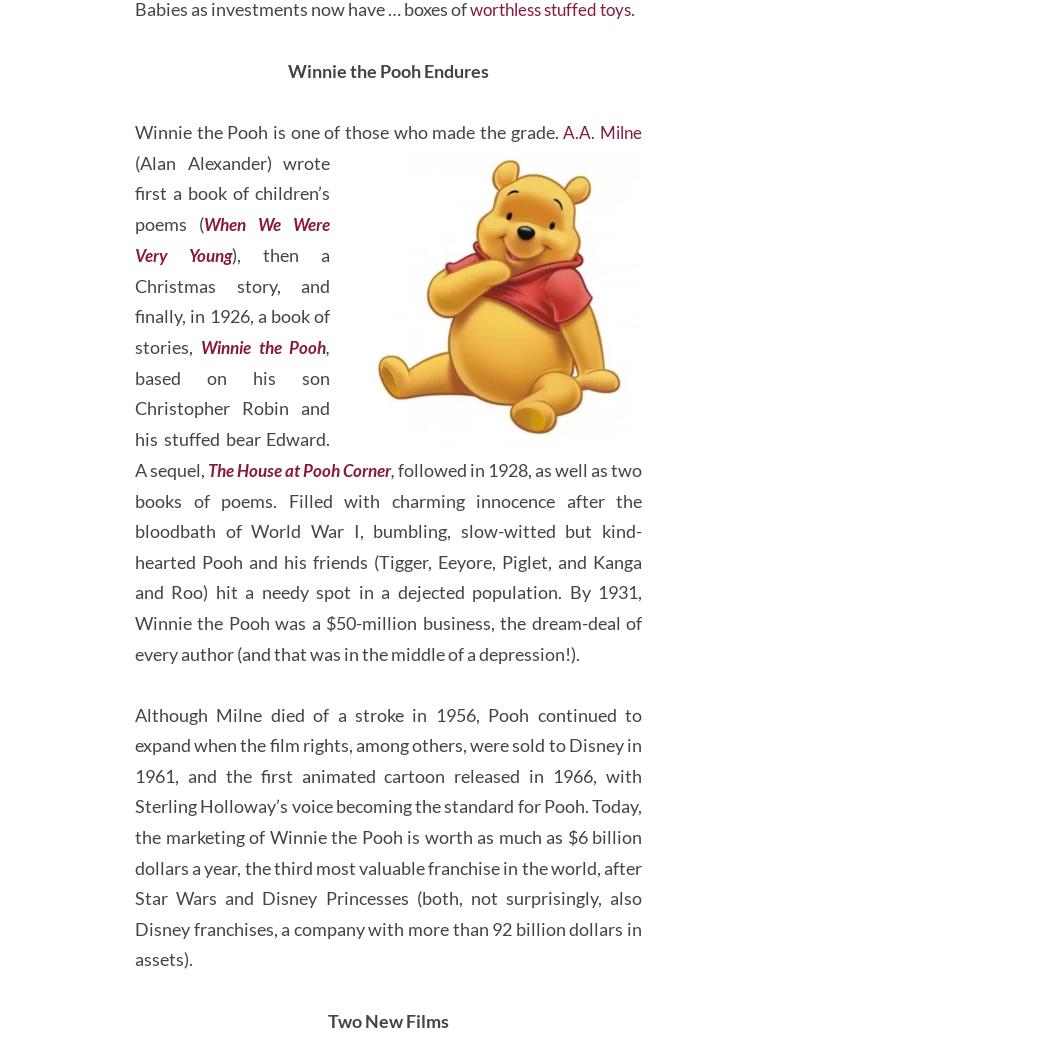 The width and height of the screenshot is (1050, 1037). Describe the element at coordinates (346, 207) in the screenshot. I see `'Winnie the Pooh is one of those who made the grade.'` at that location.